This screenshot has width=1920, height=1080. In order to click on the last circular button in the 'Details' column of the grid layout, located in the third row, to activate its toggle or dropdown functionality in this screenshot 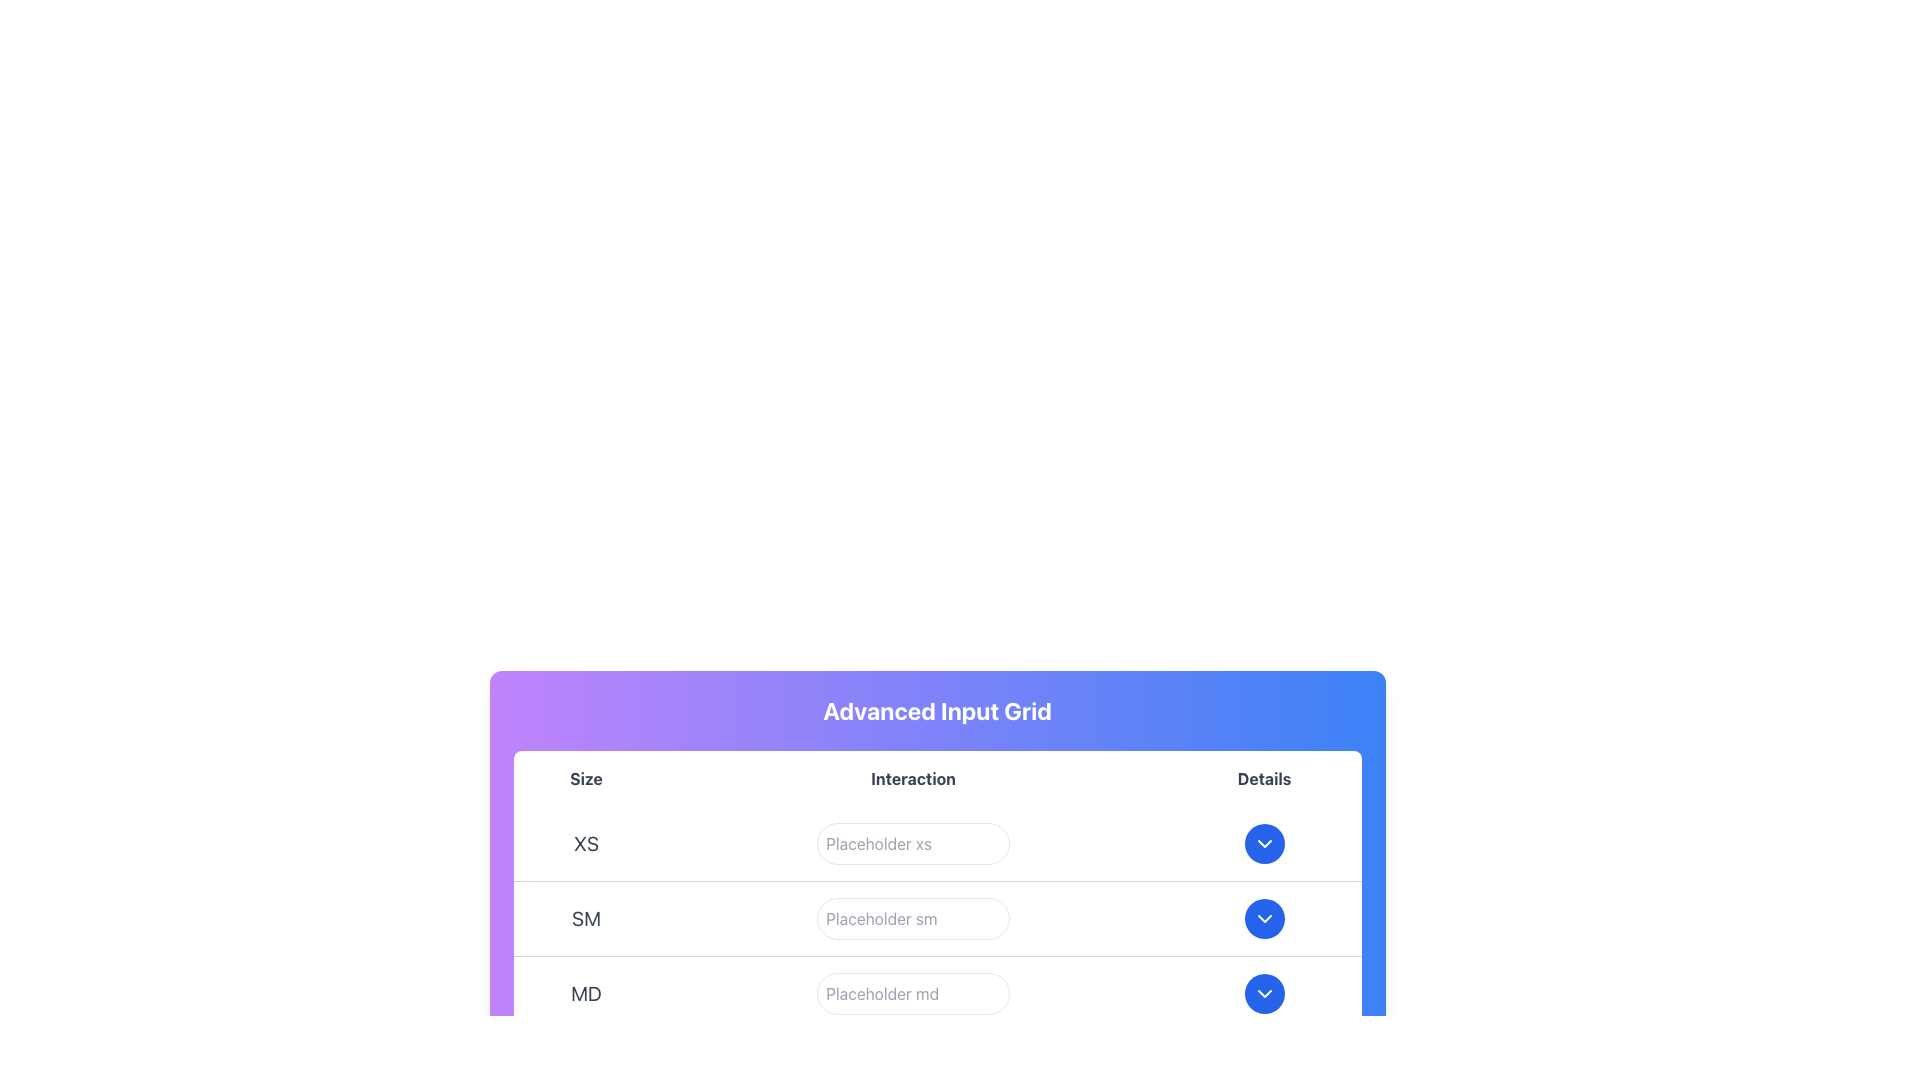, I will do `click(1263, 994)`.